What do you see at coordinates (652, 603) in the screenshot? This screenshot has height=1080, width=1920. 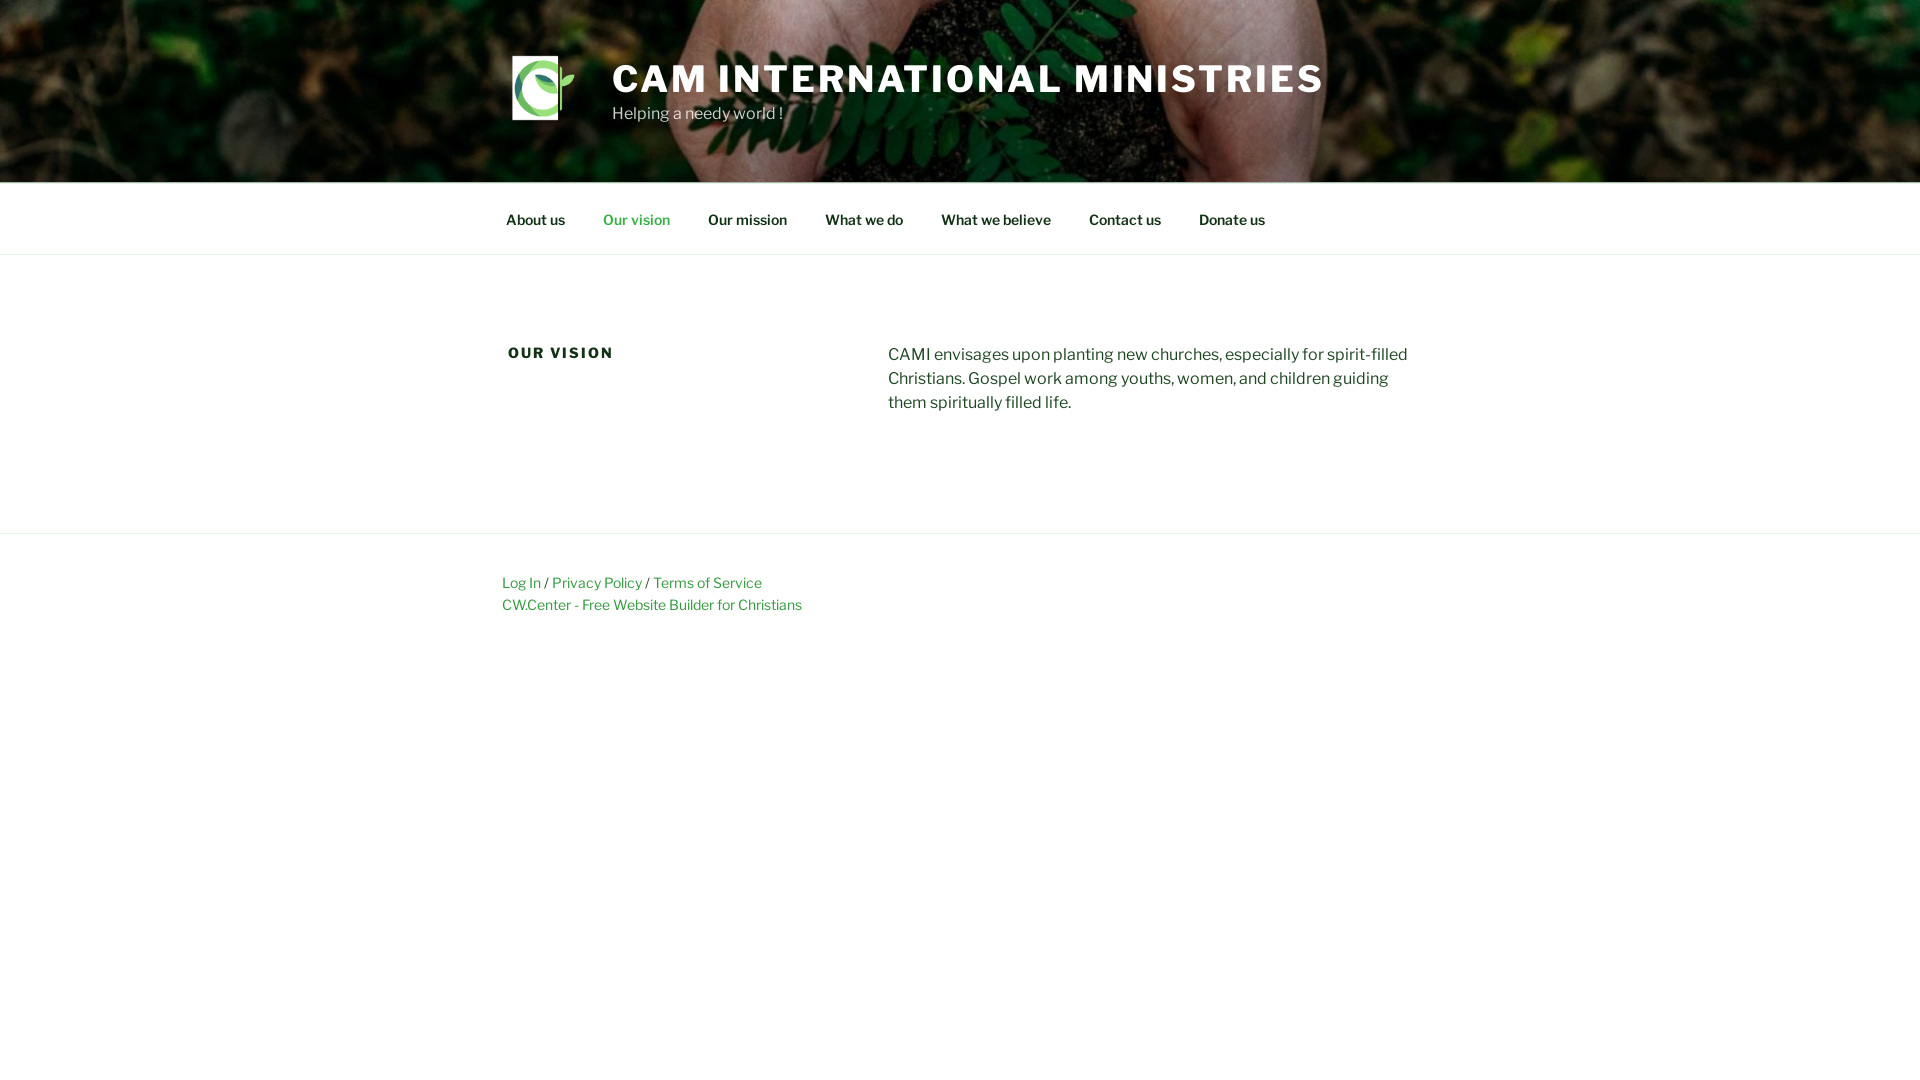 I see `'CW.Center - Free Website Builder for Christians'` at bounding box center [652, 603].